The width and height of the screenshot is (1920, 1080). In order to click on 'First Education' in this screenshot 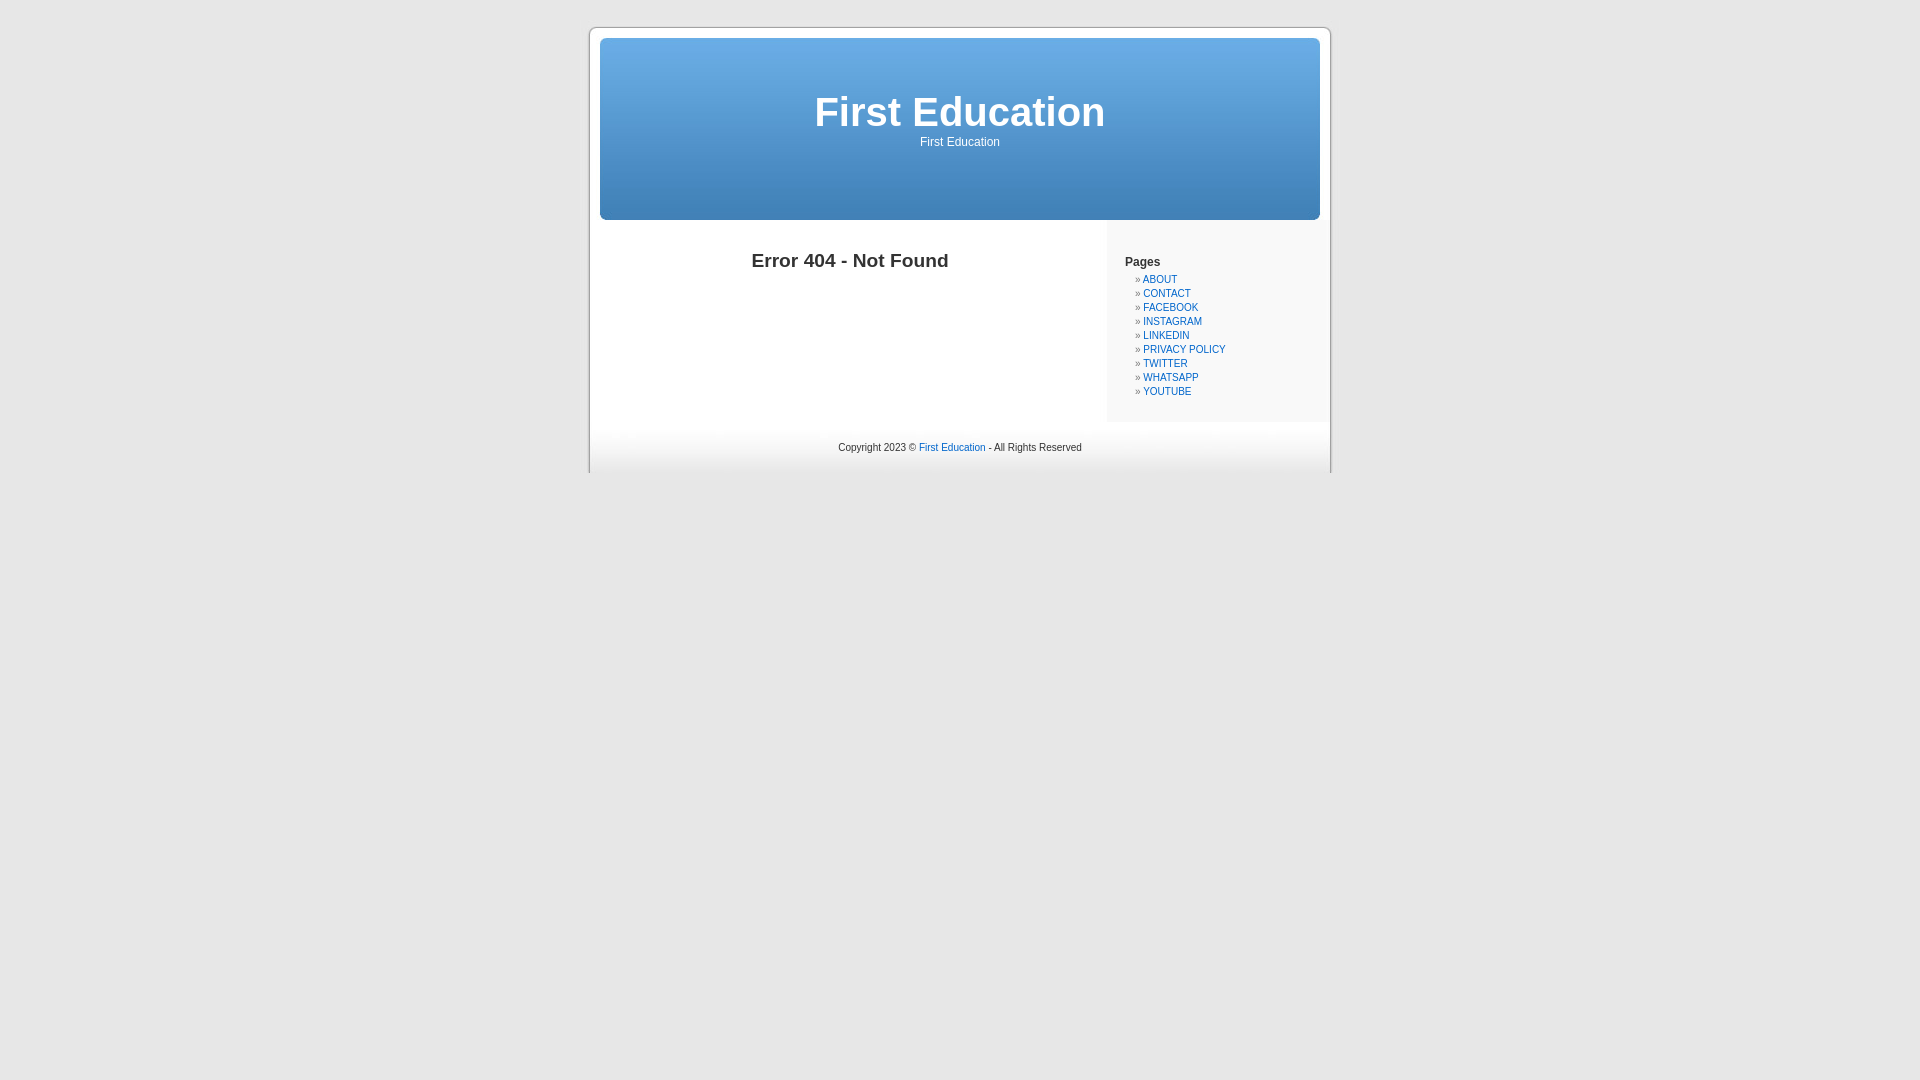, I will do `click(958, 111)`.